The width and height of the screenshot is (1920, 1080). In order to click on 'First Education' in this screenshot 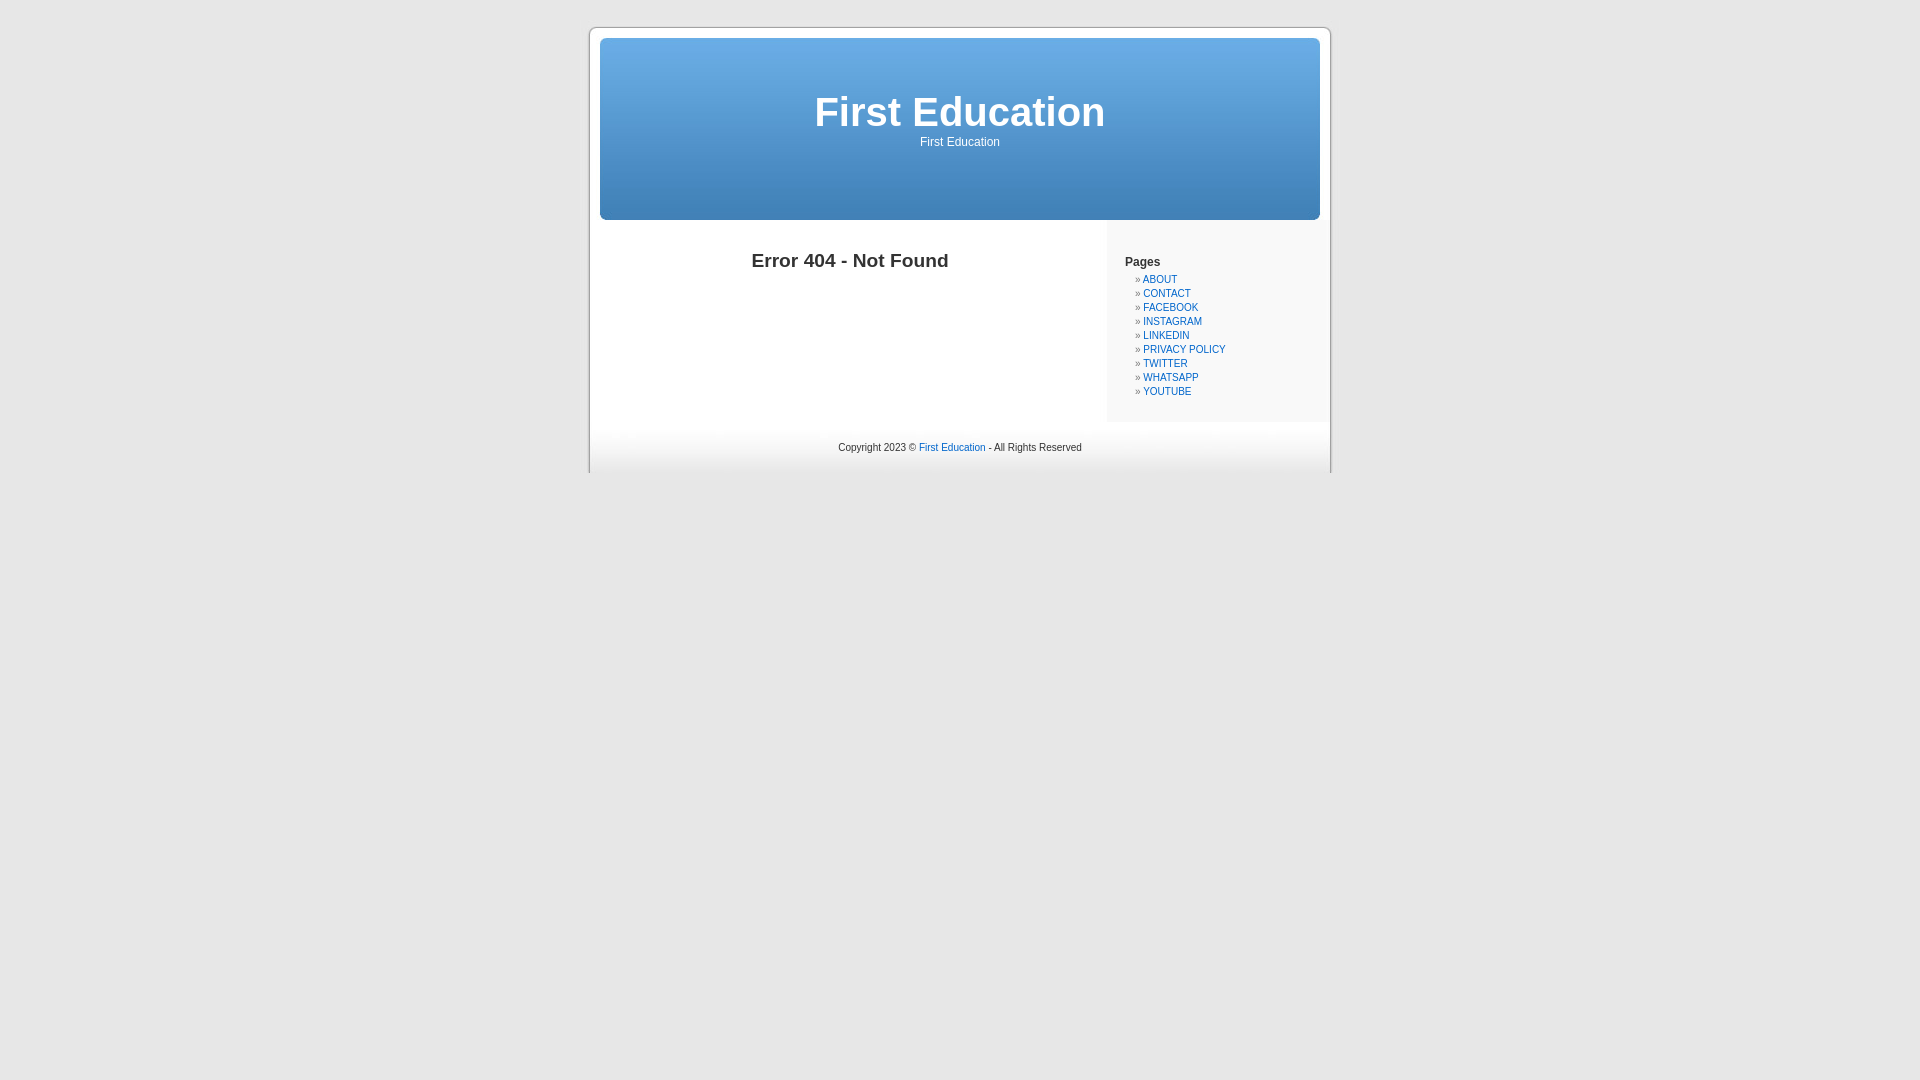, I will do `click(958, 111)`.